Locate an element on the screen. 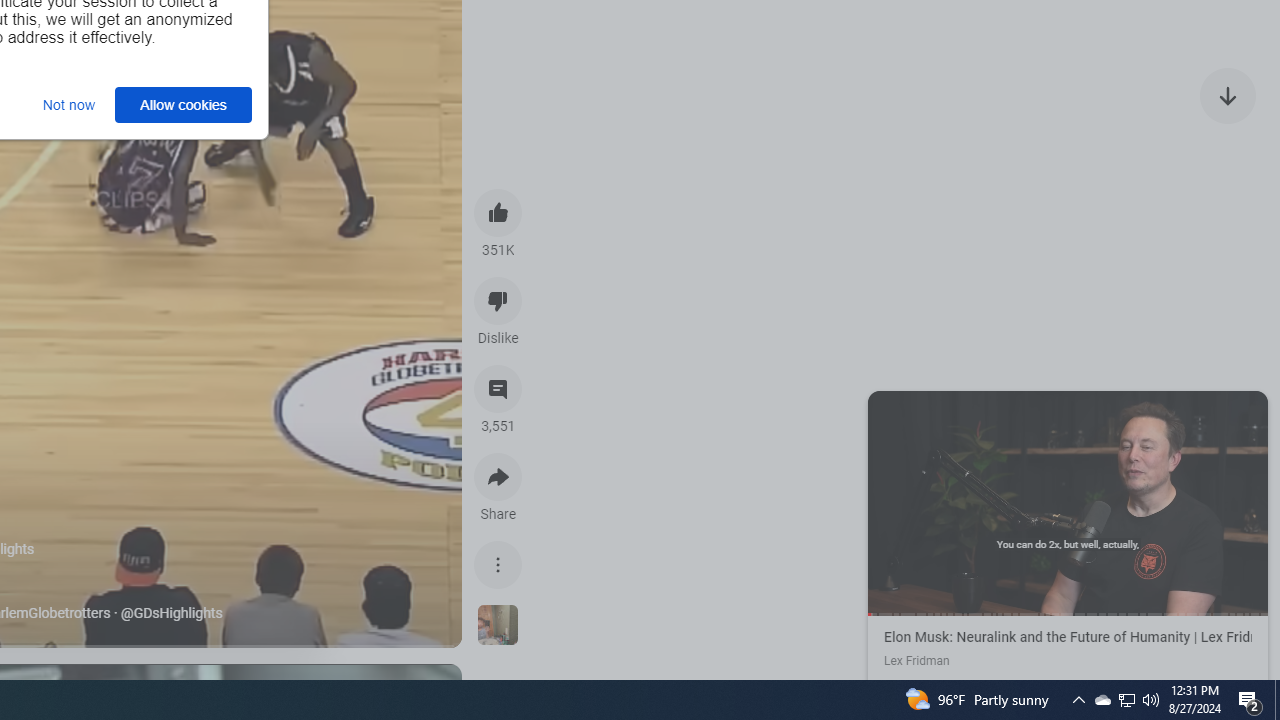 Image resolution: width=1280 pixels, height=720 pixels. 'like this video along with 351K other people' is located at coordinates (498, 212).